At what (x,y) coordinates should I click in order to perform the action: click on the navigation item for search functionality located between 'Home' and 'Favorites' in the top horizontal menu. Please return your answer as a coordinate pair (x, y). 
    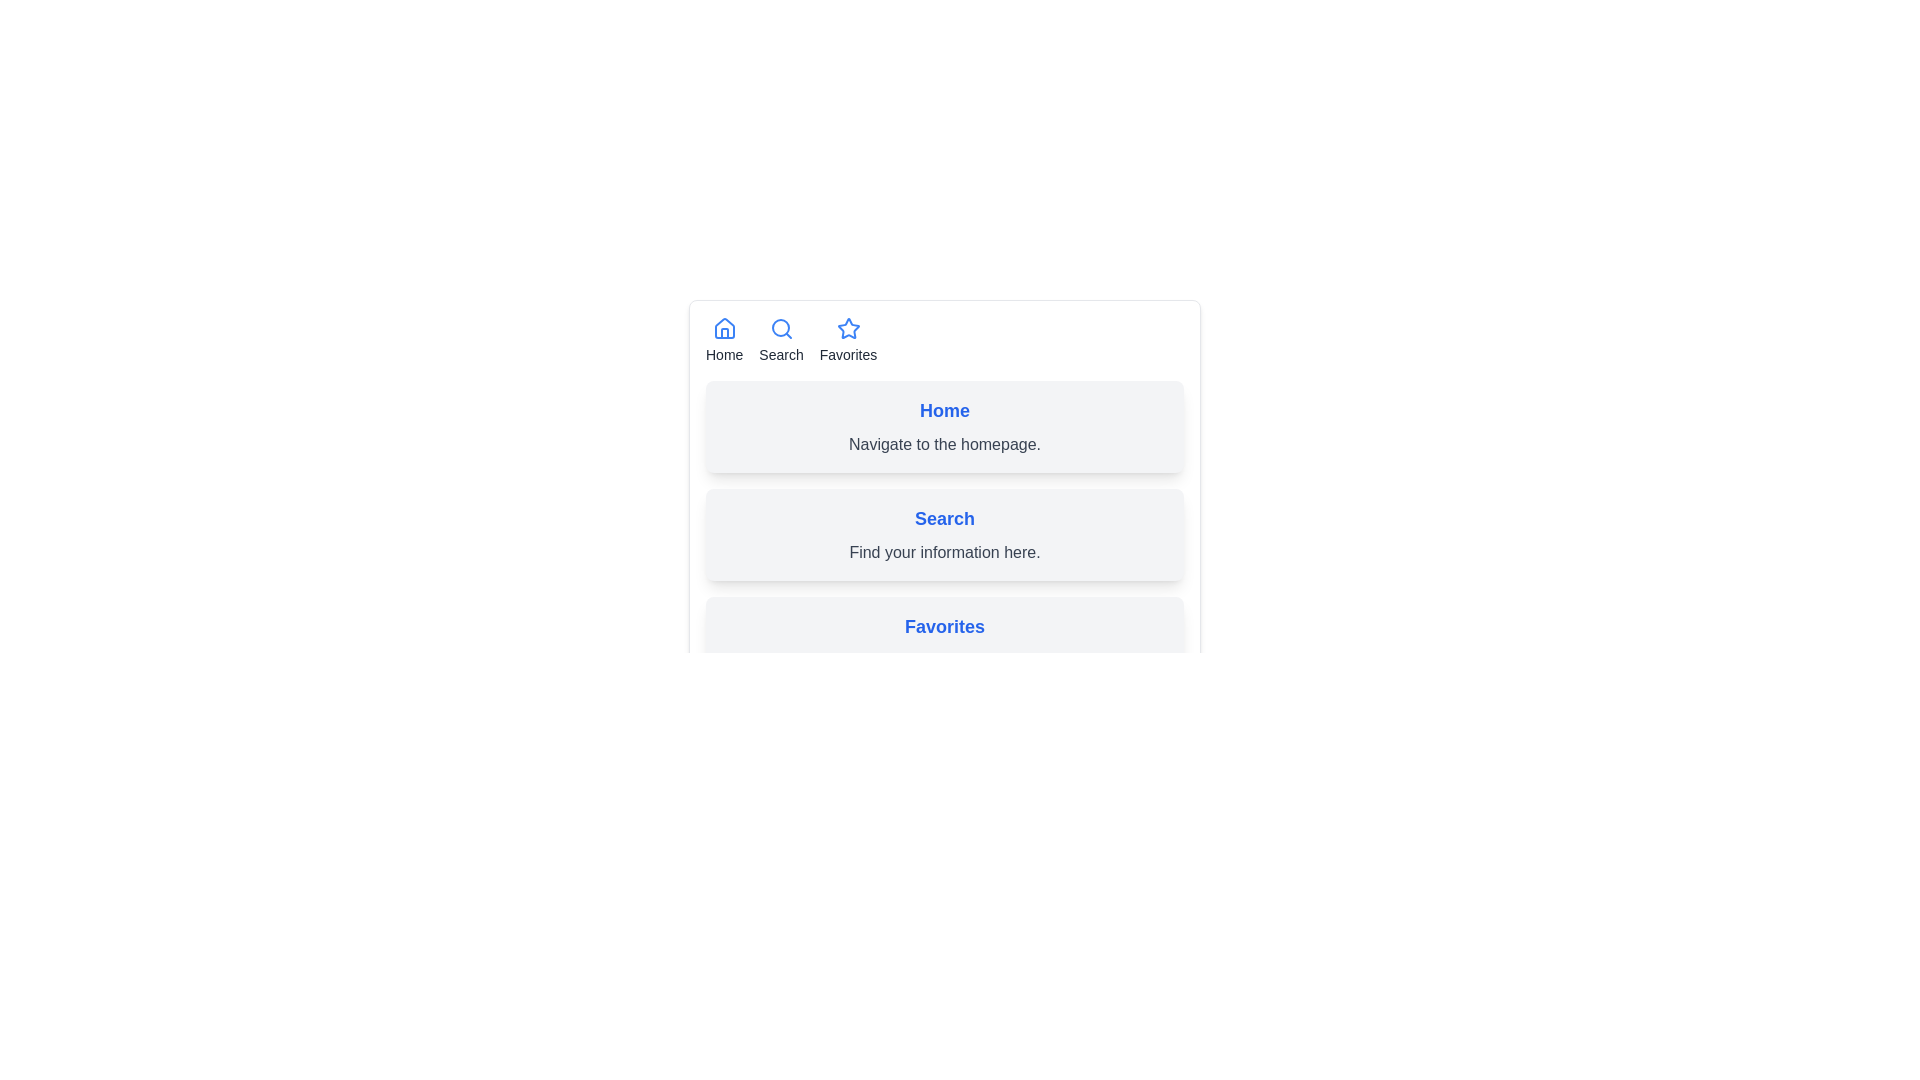
    Looking at the image, I should click on (780, 339).